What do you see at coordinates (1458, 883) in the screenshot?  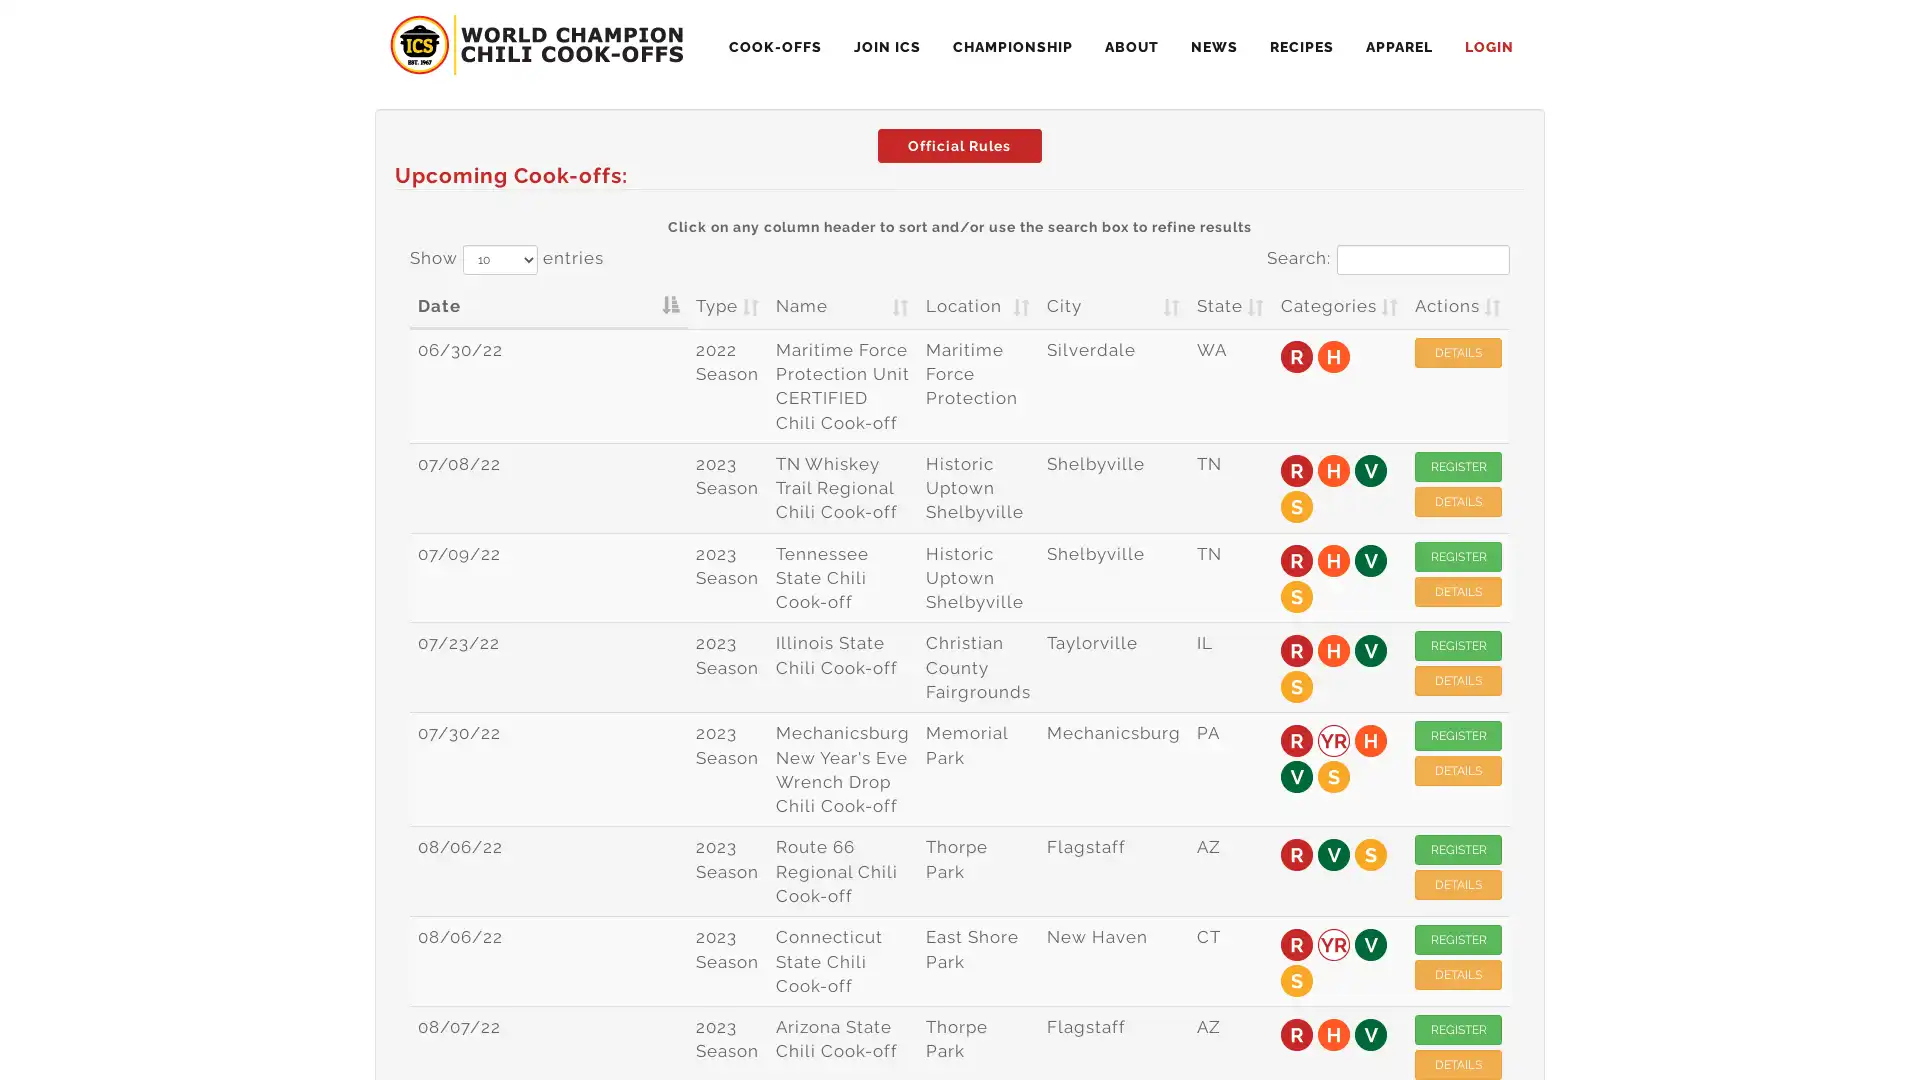 I see `DETAILS` at bounding box center [1458, 883].